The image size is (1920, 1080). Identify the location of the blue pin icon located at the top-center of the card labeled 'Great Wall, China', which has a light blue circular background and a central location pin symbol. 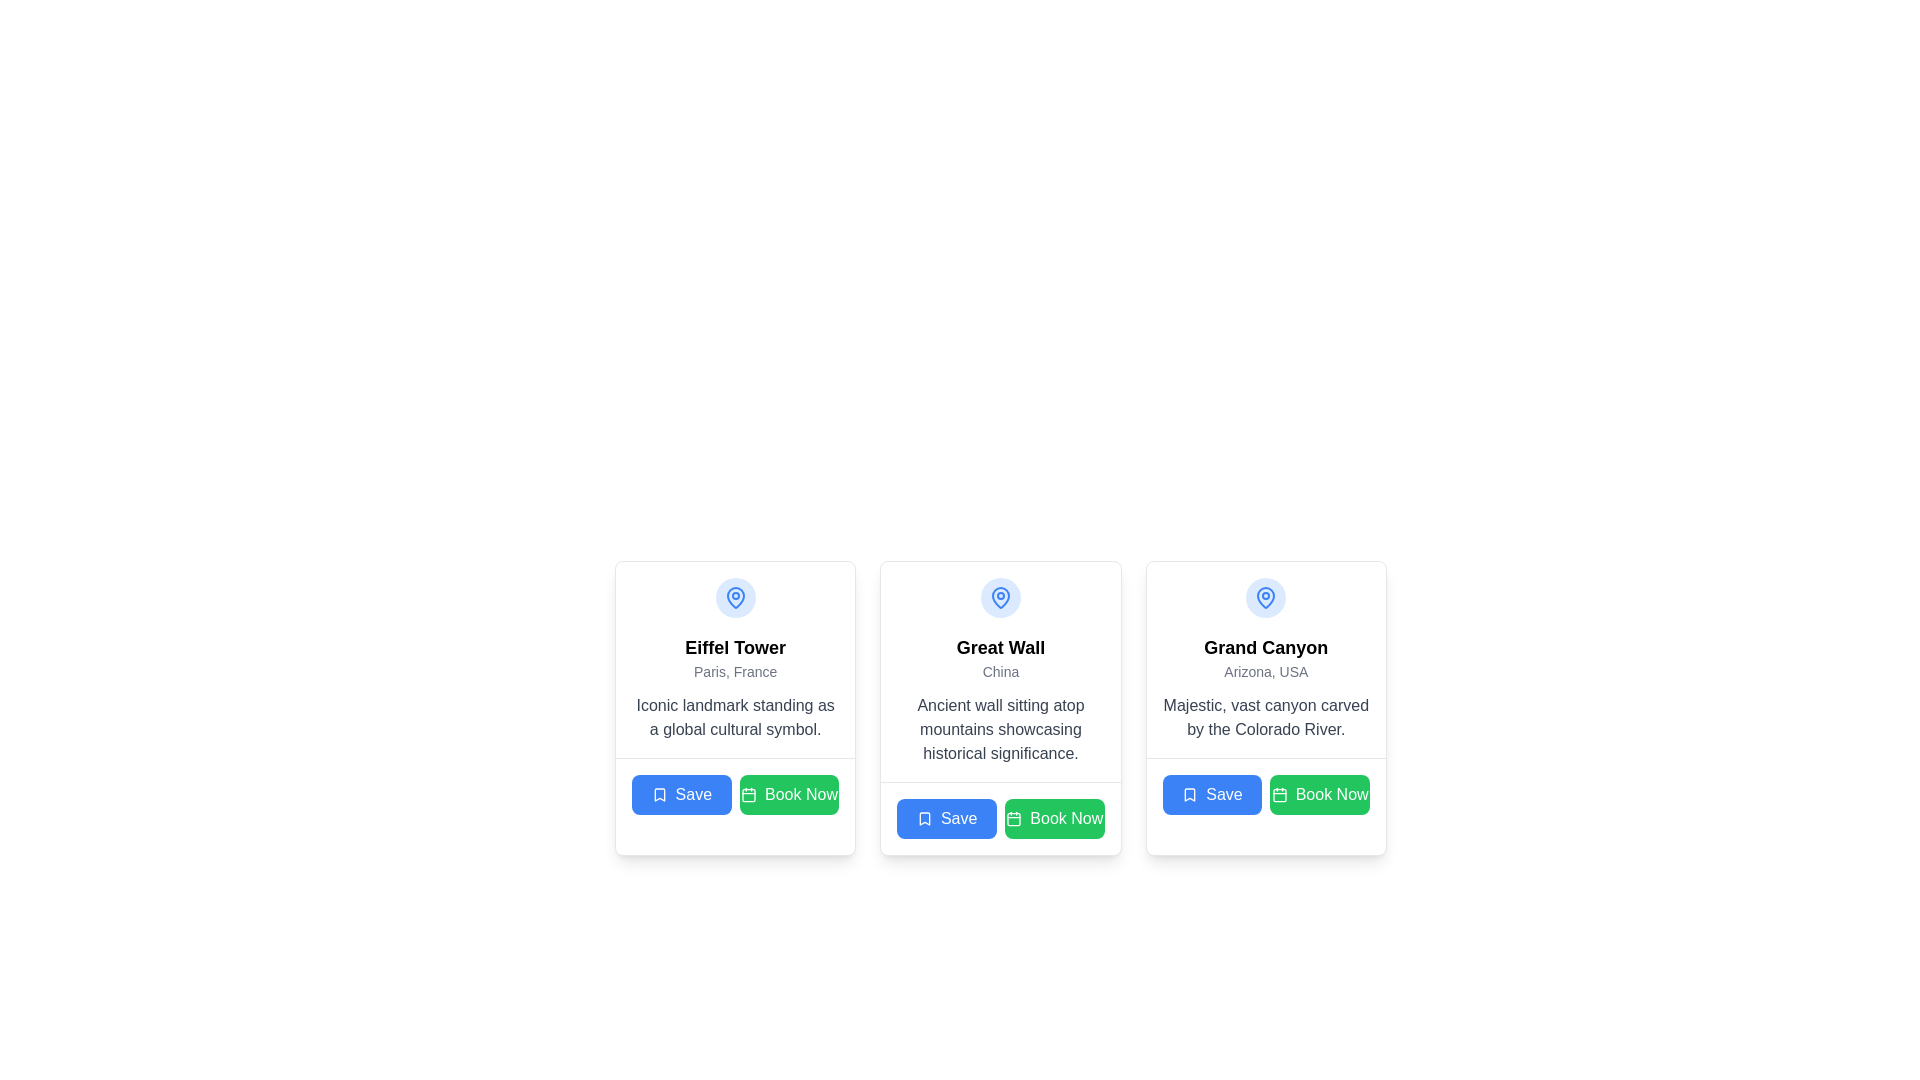
(1000, 596).